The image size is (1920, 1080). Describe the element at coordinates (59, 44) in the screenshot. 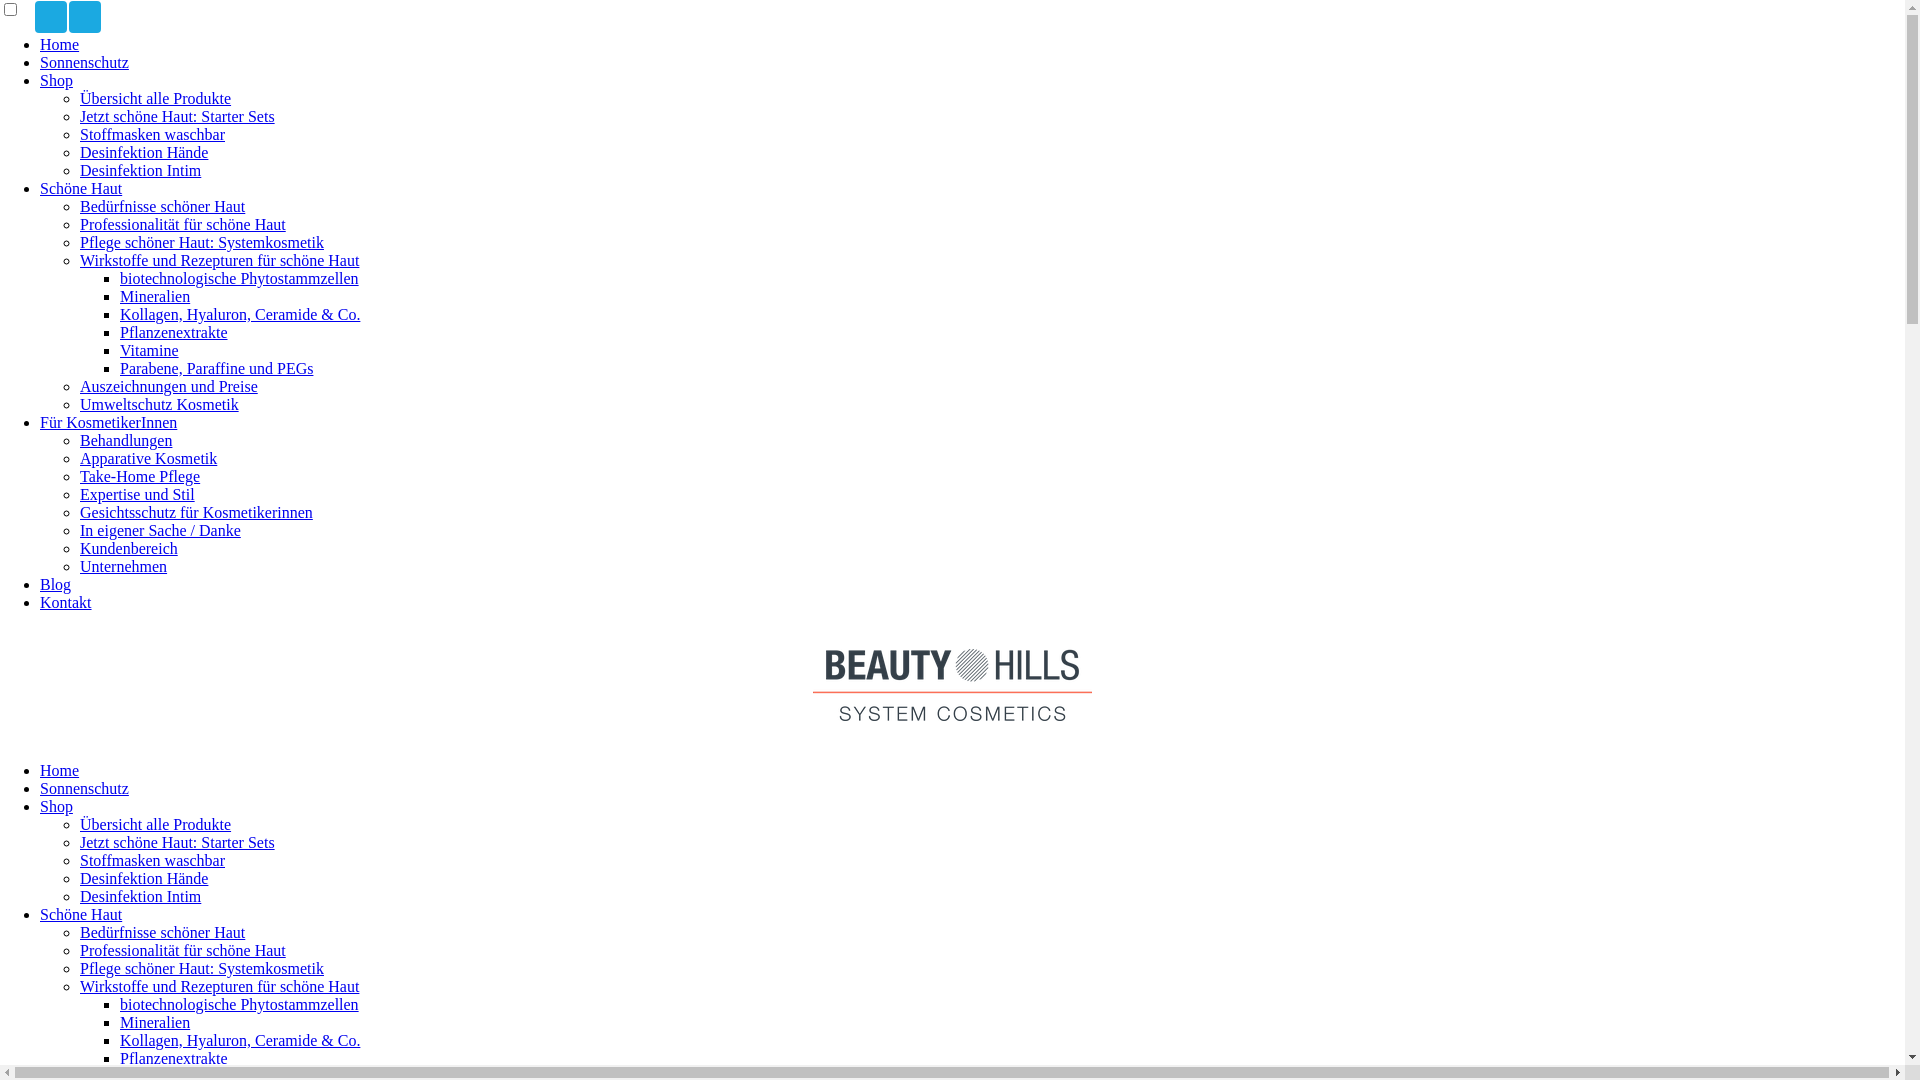

I see `'Home'` at that location.